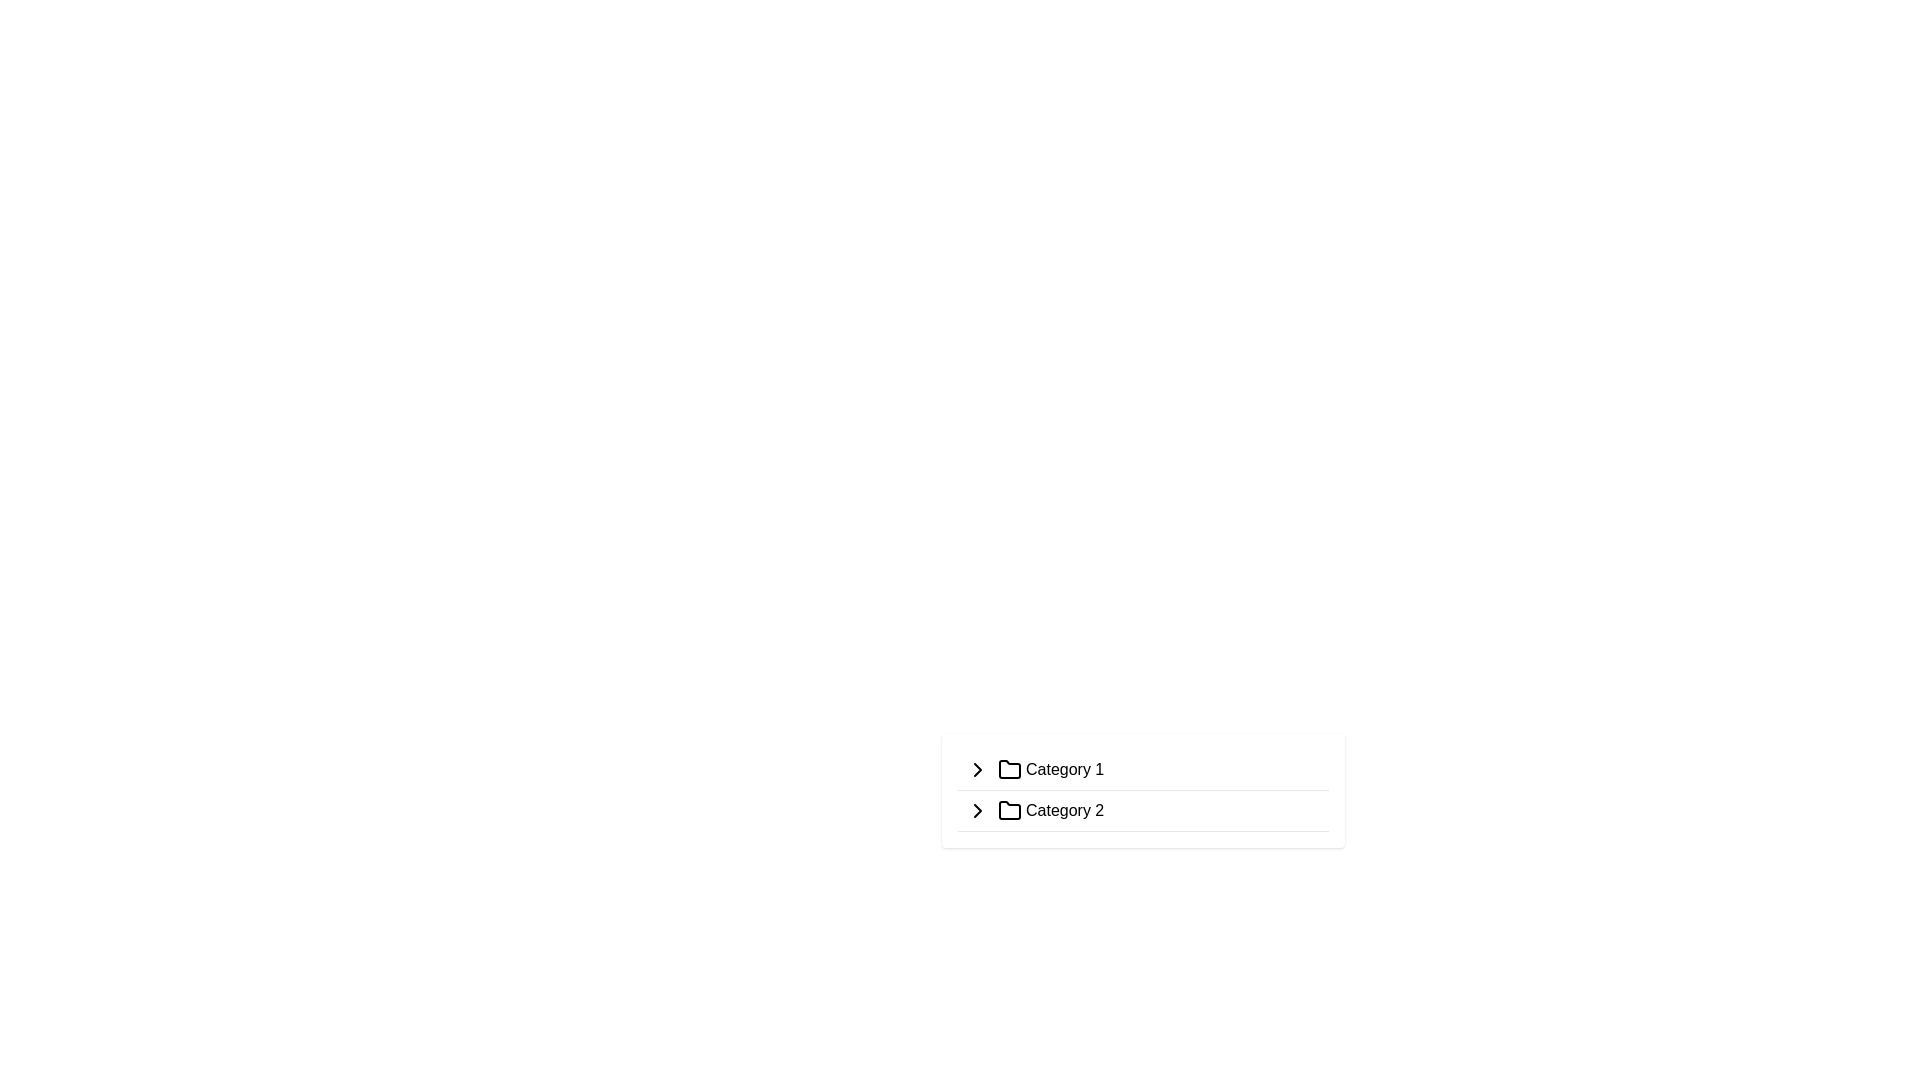  What do you see at coordinates (1009, 768) in the screenshot?
I see `the folder icon located in the top left corner of the 'Category 1' section, adjacent to the text label 'Category 1'` at bounding box center [1009, 768].